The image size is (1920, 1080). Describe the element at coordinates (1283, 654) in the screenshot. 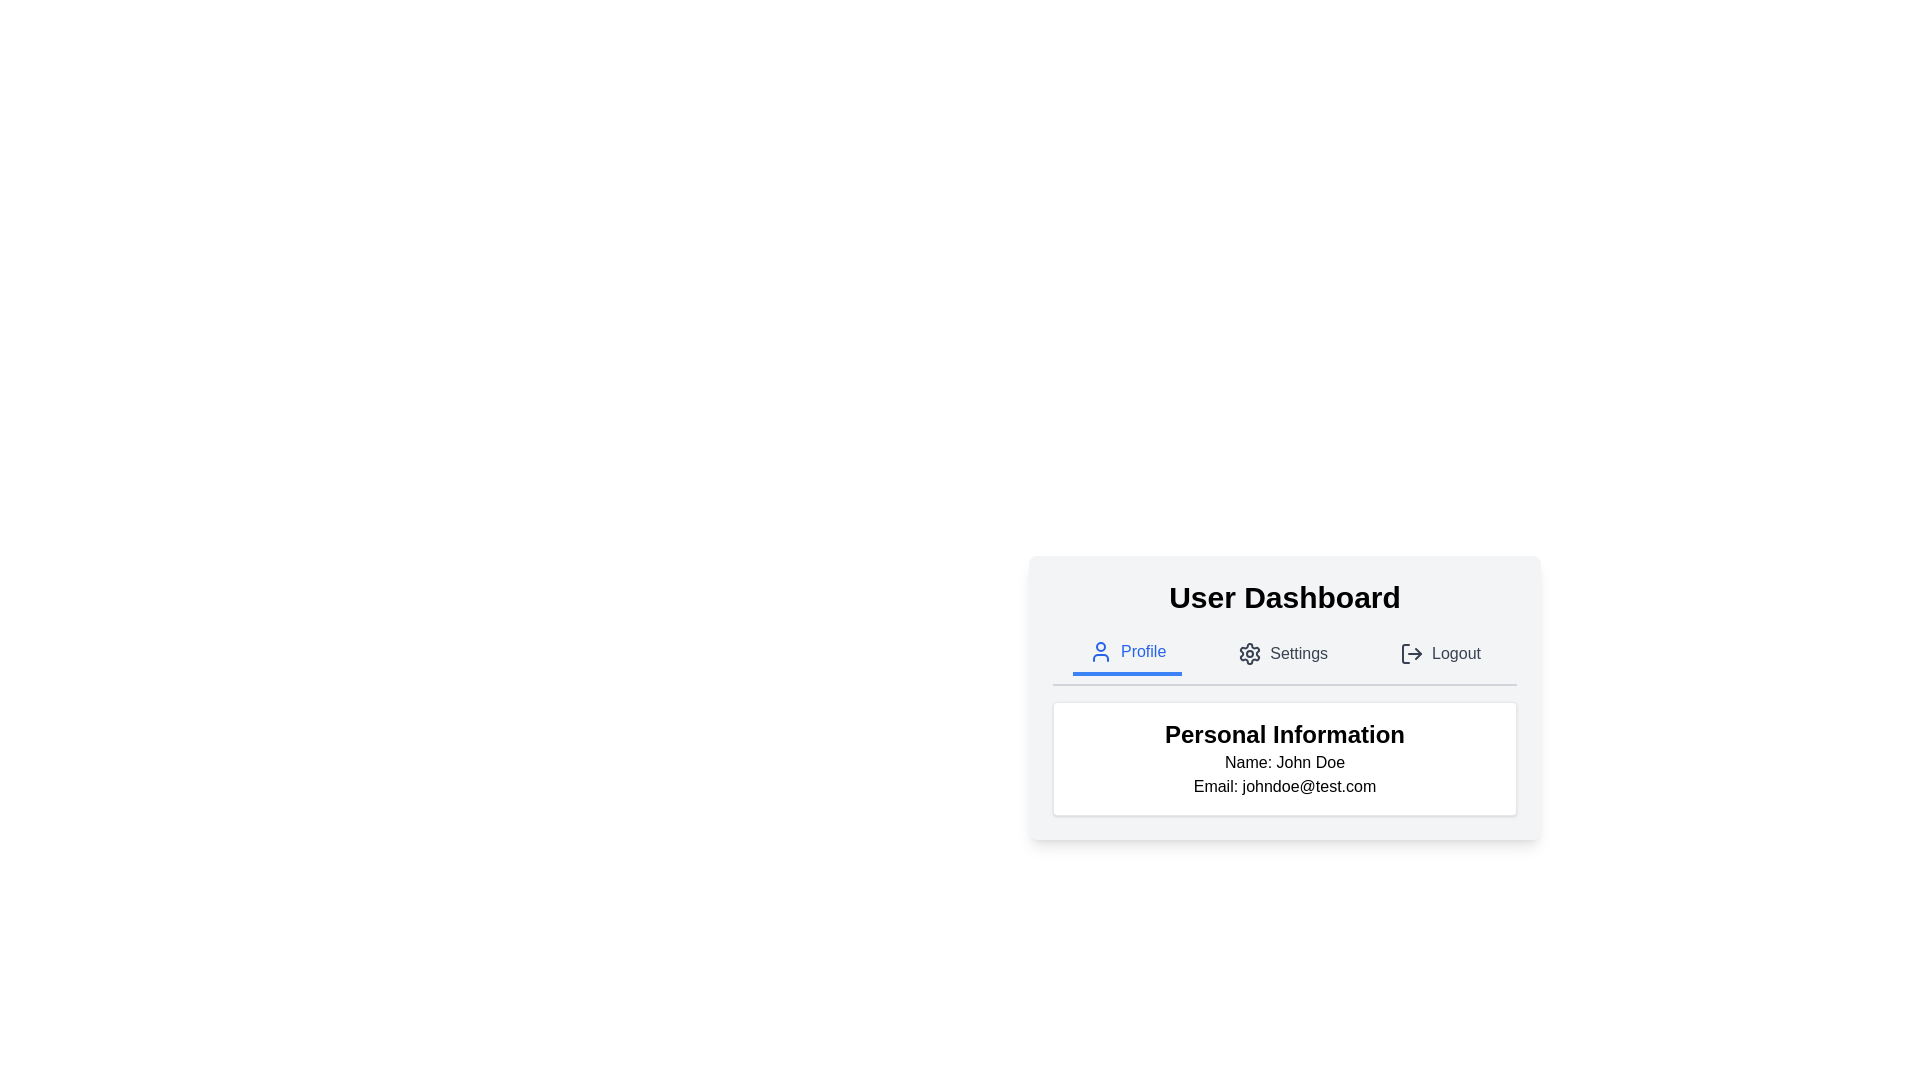

I see `the settings button located in the middle of the horizontal navigation bar, which provides access to configuration options` at that location.